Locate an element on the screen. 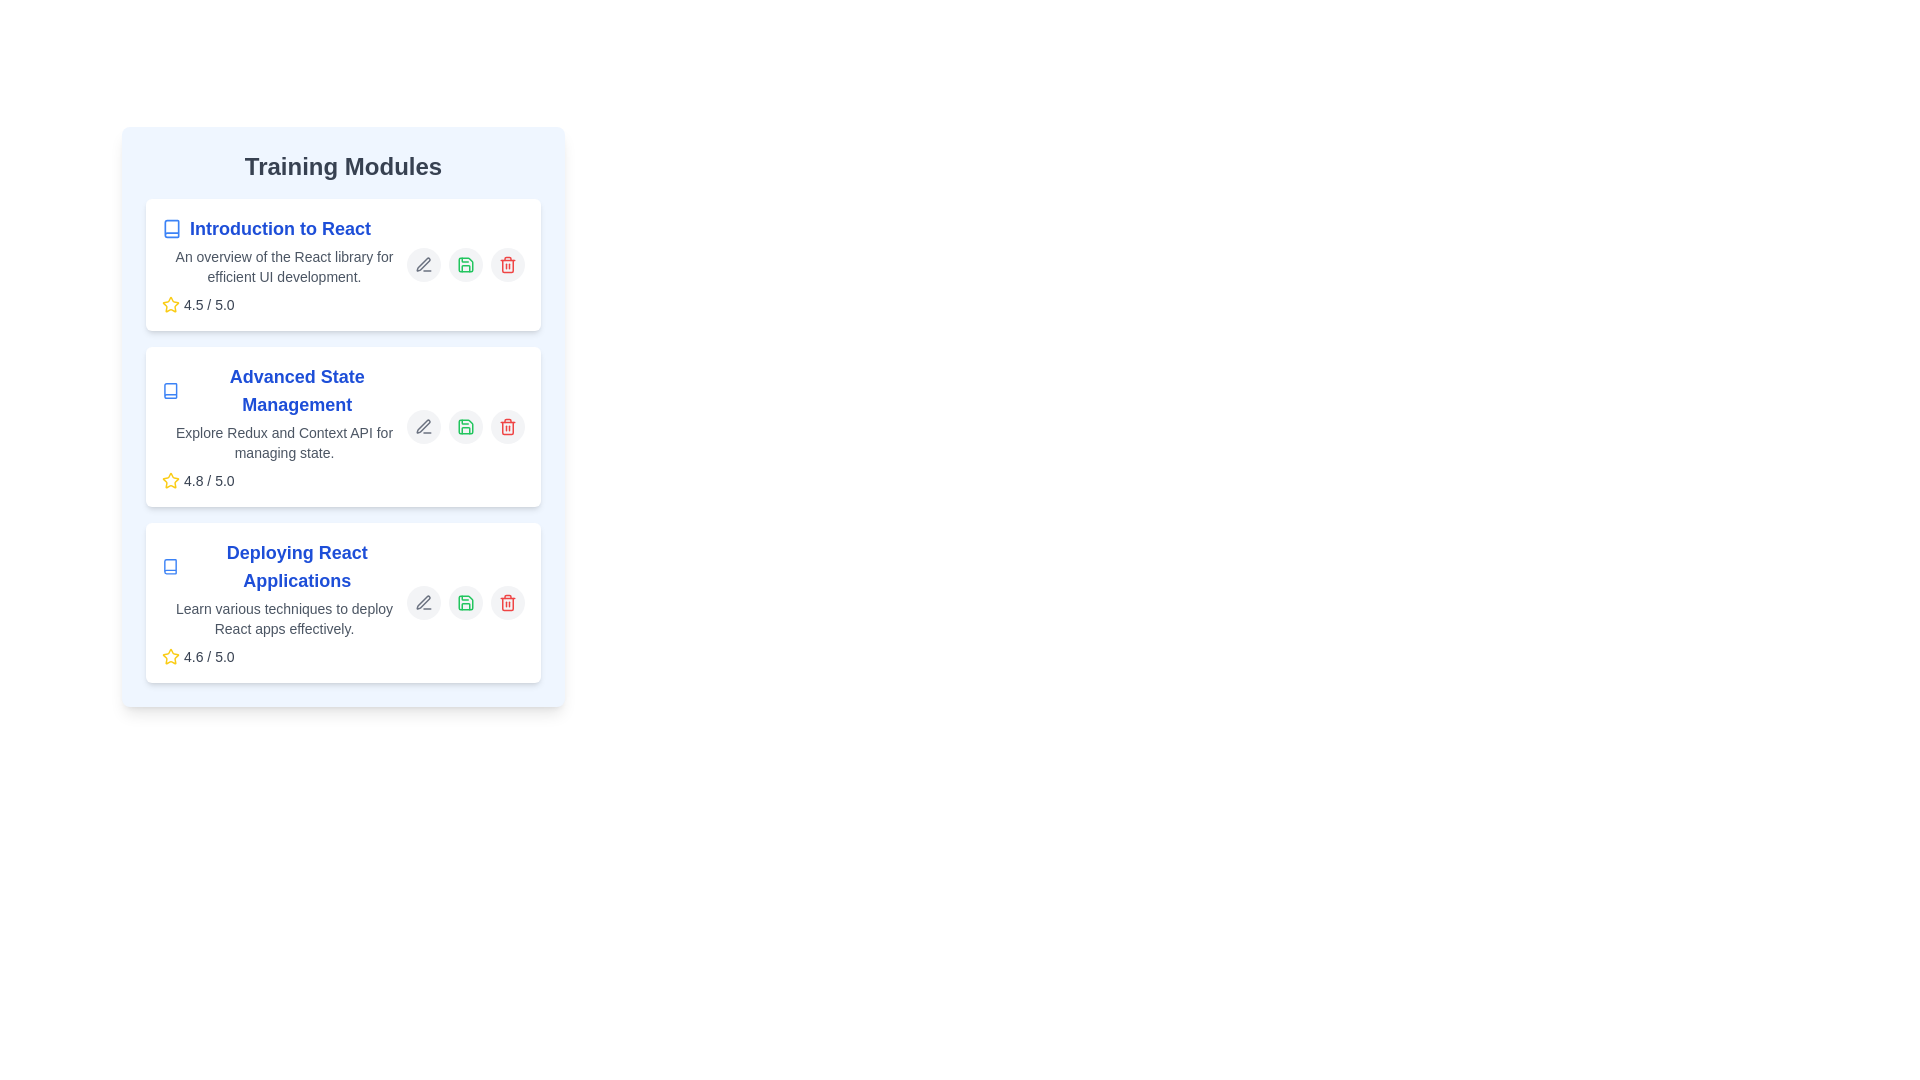  the Icon Button in the second slot of the icon row for the 'Advanced State Management' training module is located at coordinates (464, 426).